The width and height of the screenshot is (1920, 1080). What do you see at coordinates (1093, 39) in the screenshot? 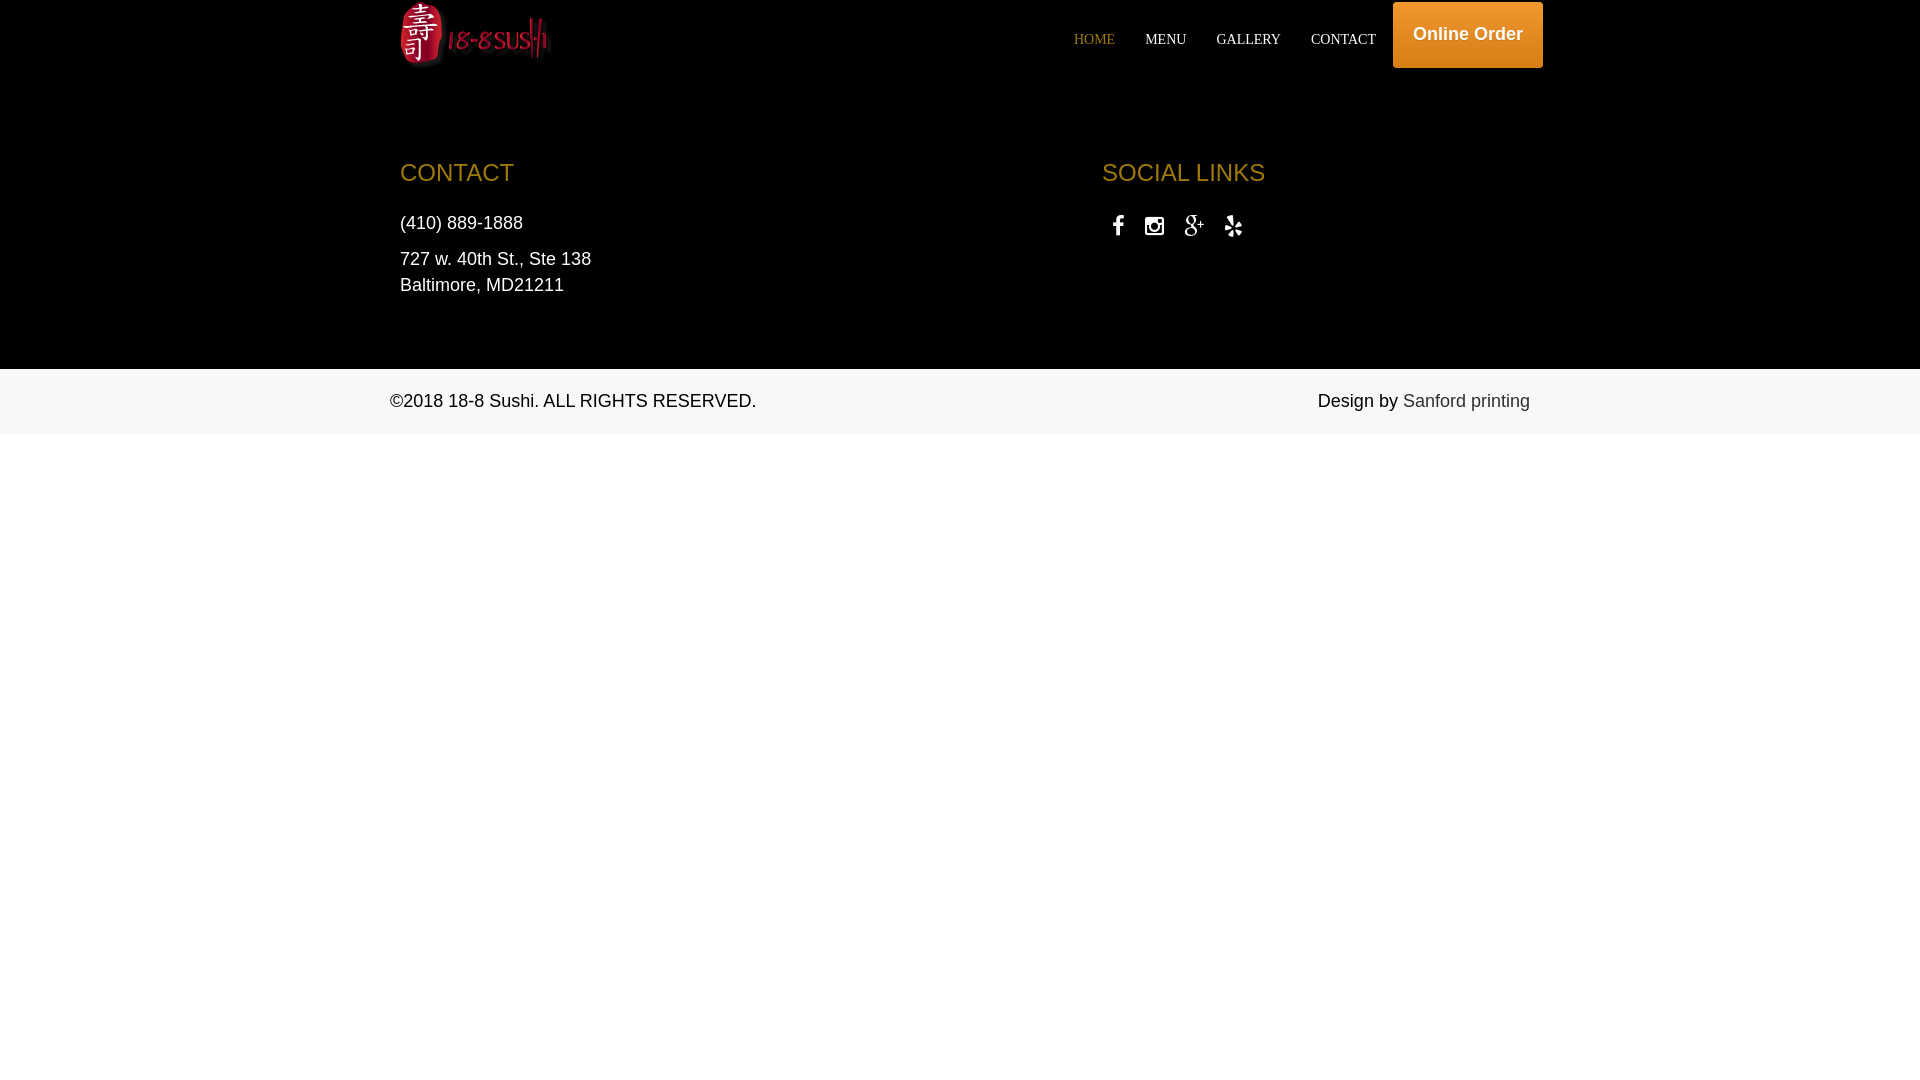
I see `'HOME'` at bounding box center [1093, 39].